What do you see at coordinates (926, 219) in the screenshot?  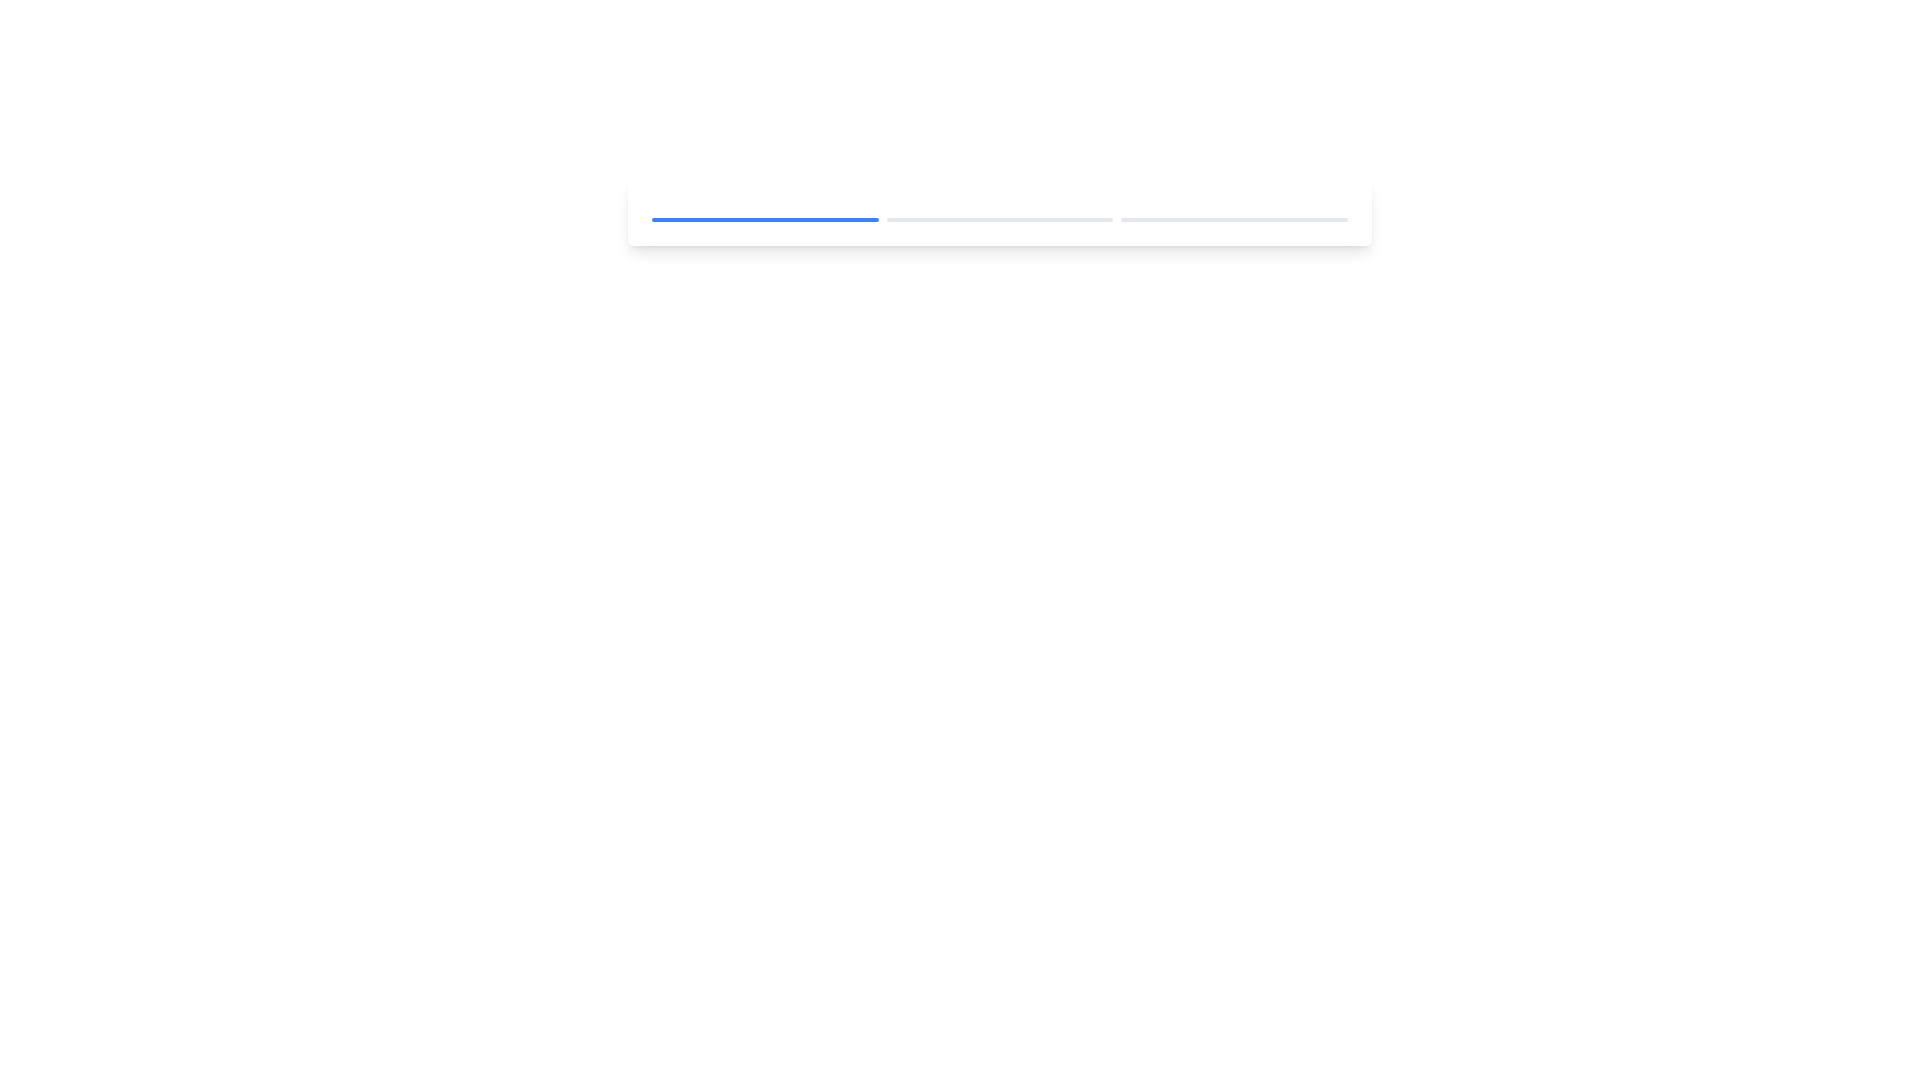 I see `the slider` at bounding box center [926, 219].